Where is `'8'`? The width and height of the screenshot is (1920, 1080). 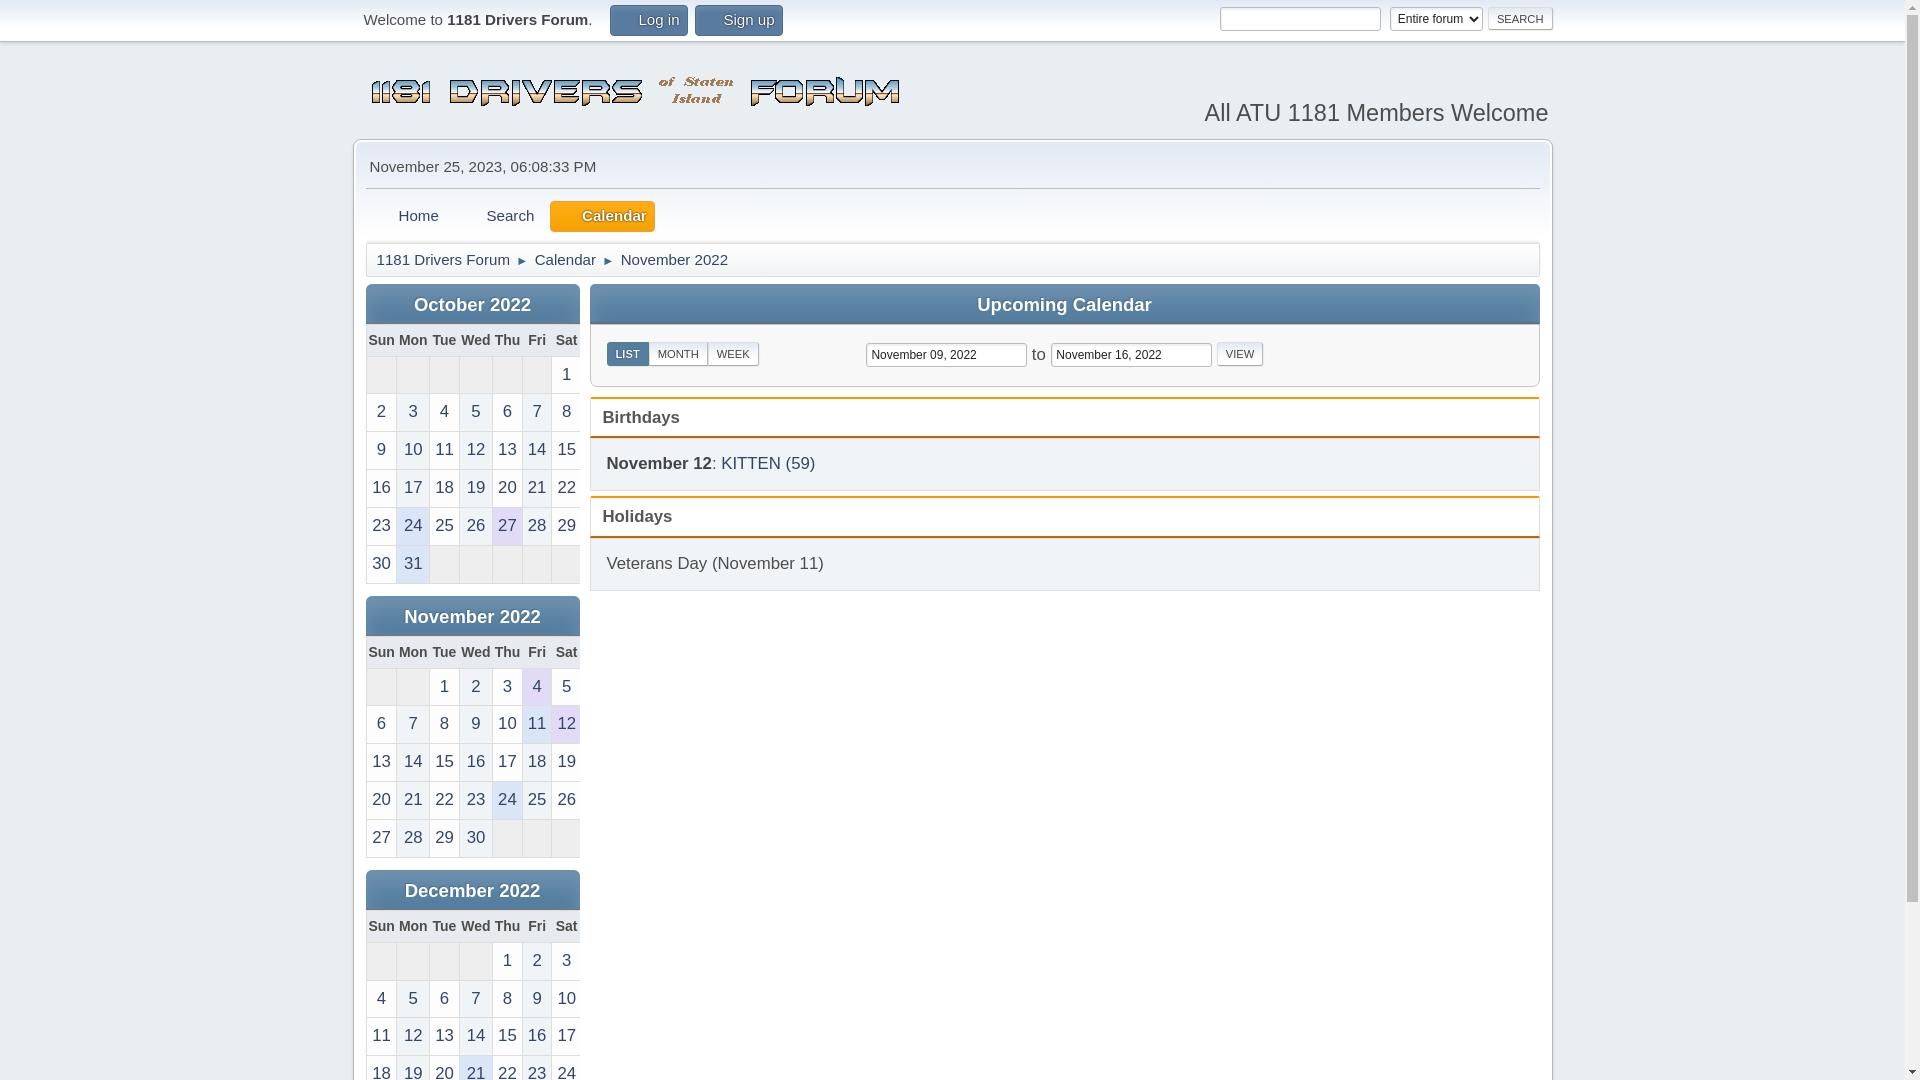
'8' is located at coordinates (507, 999).